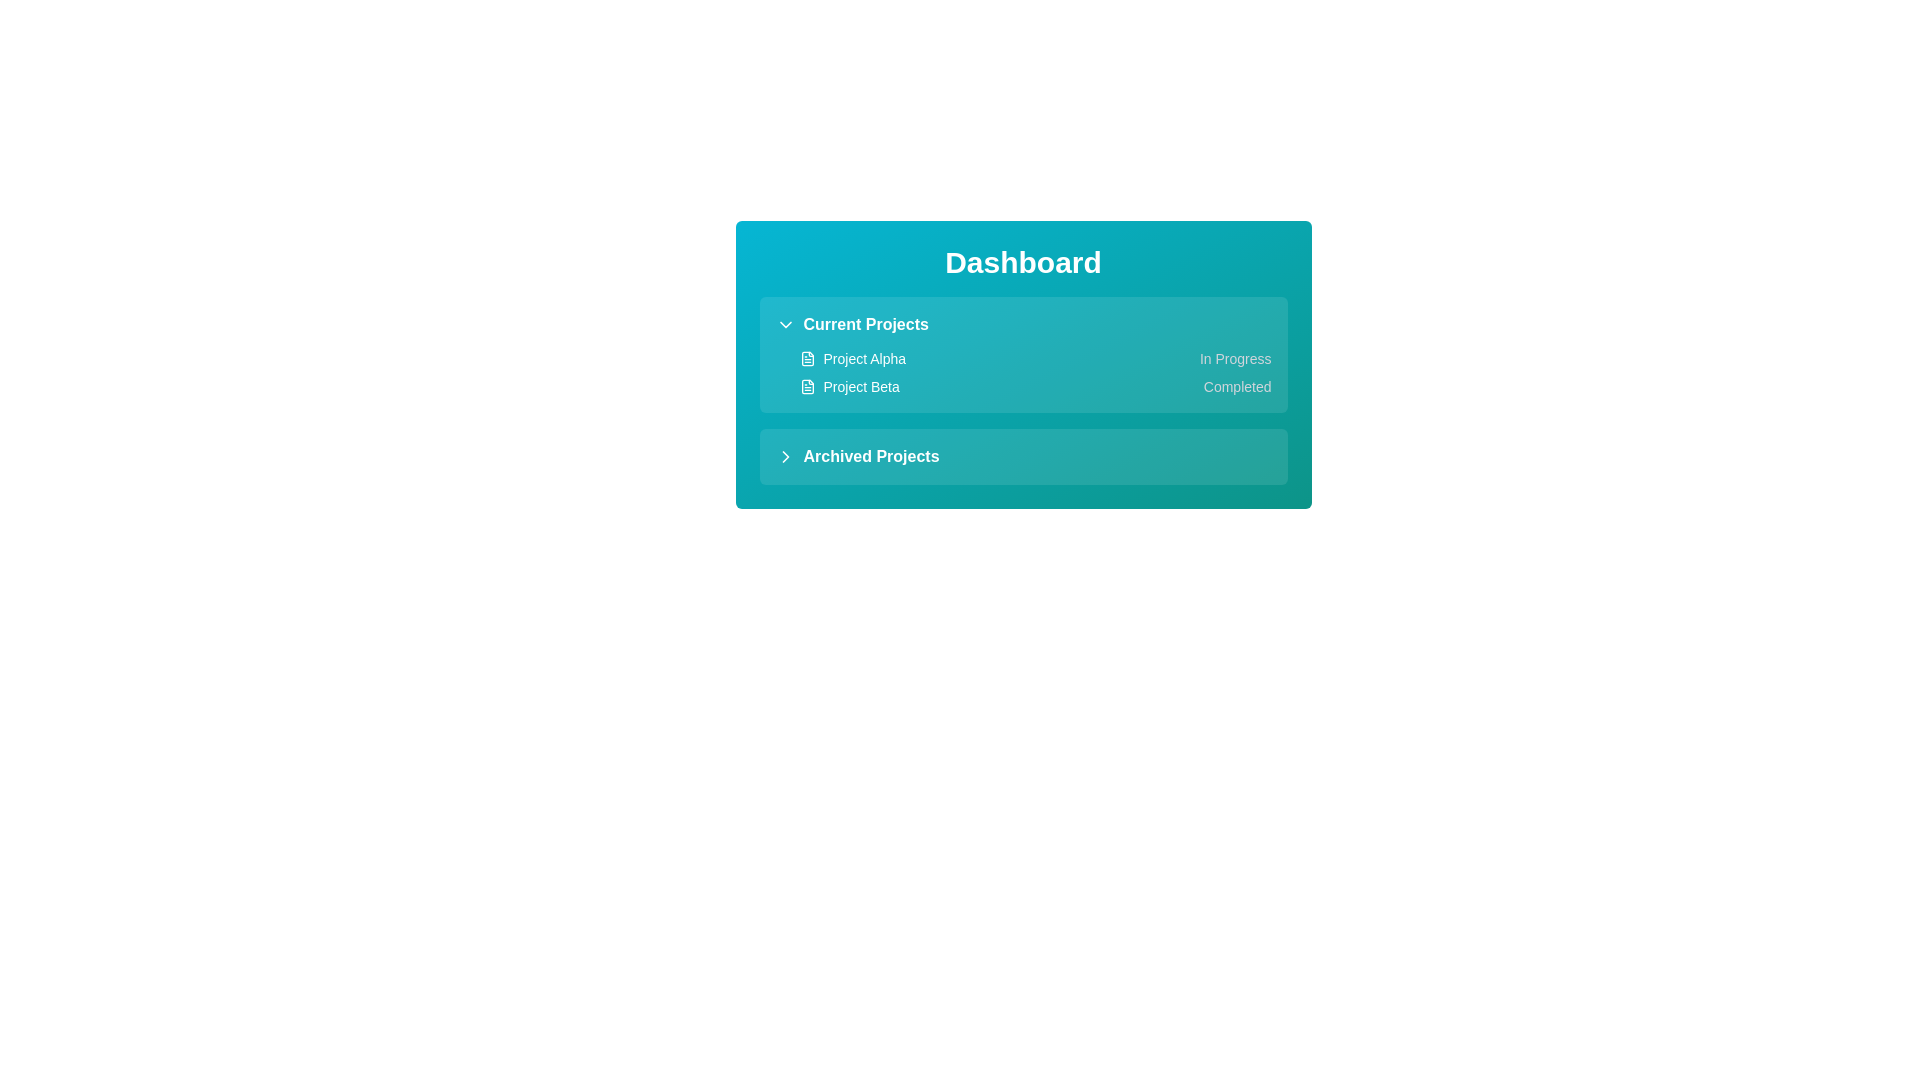 This screenshot has height=1080, width=1920. What do you see at coordinates (852, 323) in the screenshot?
I see `the 'Current Projects' section header` at bounding box center [852, 323].